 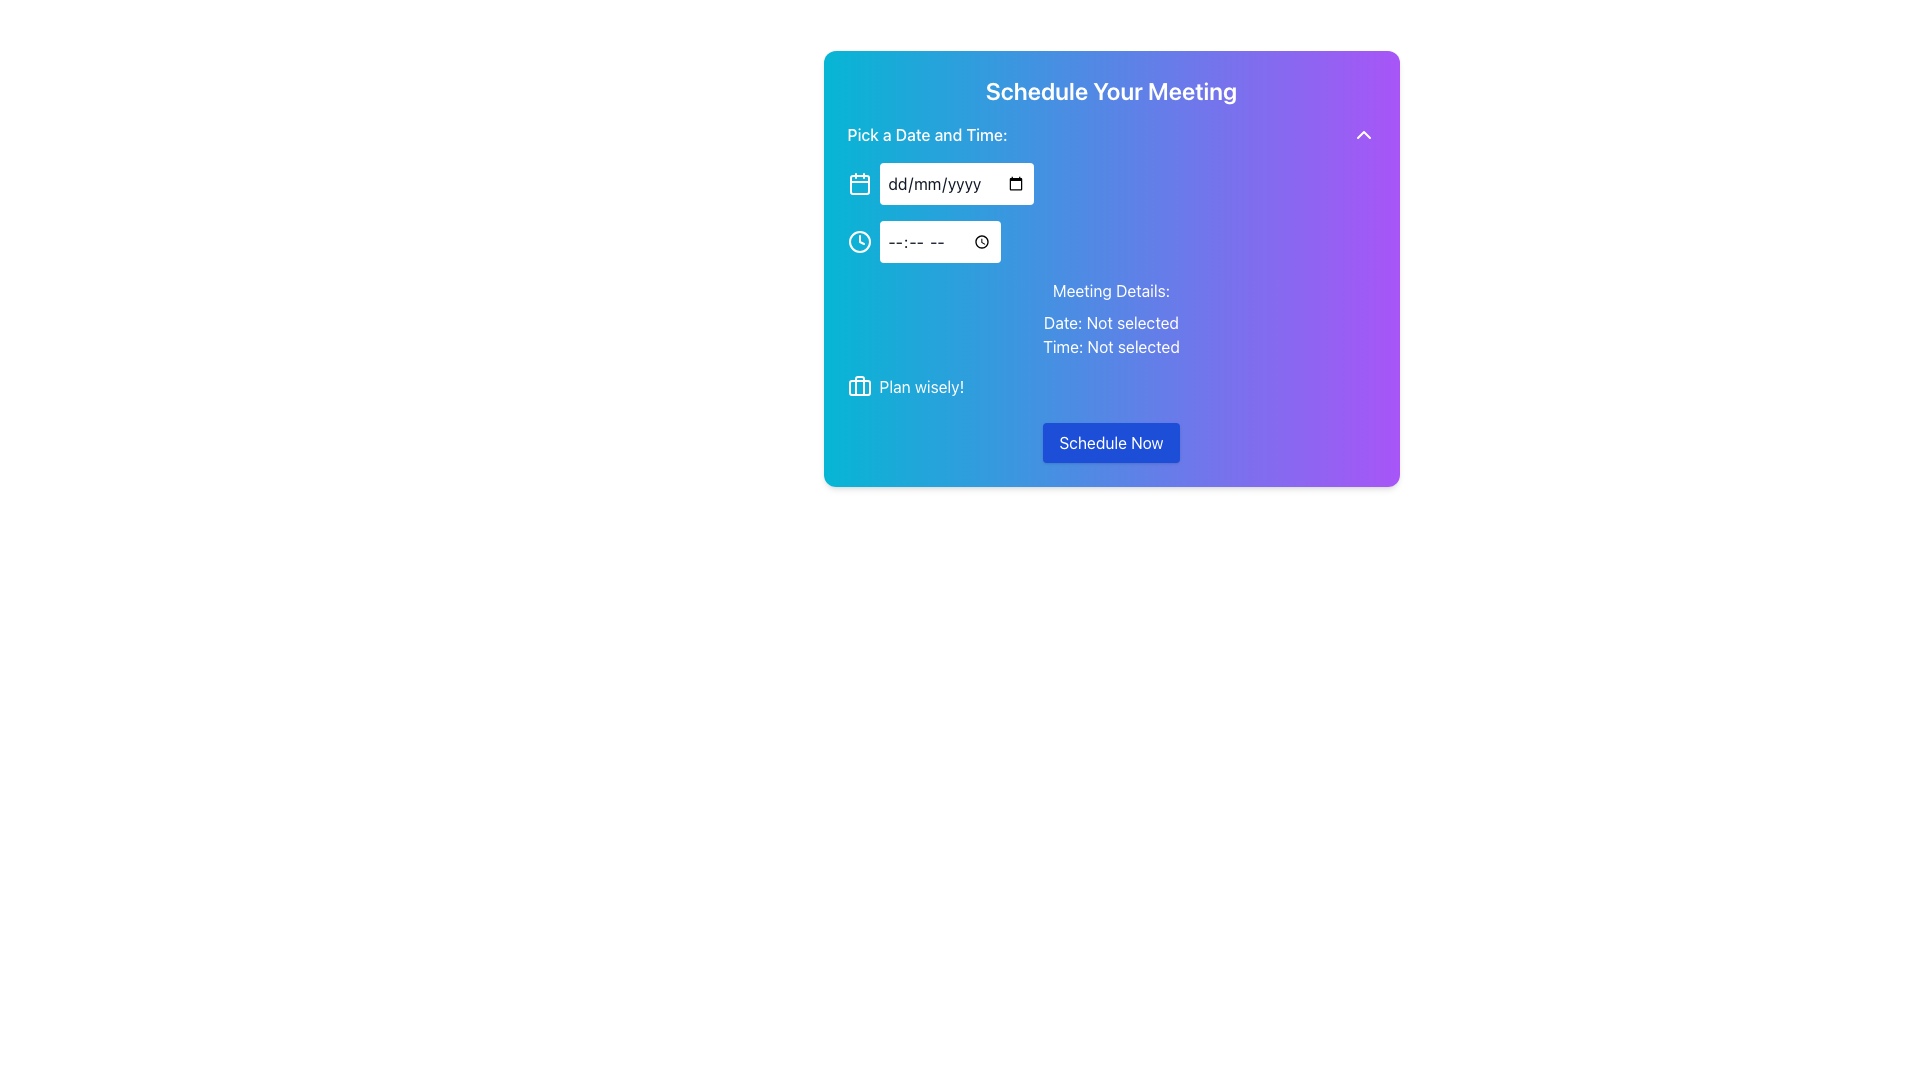 I want to click on the calendar icon, which is a minimalistic square outline with date marks, located to the left of the date input field, so click(x=859, y=184).